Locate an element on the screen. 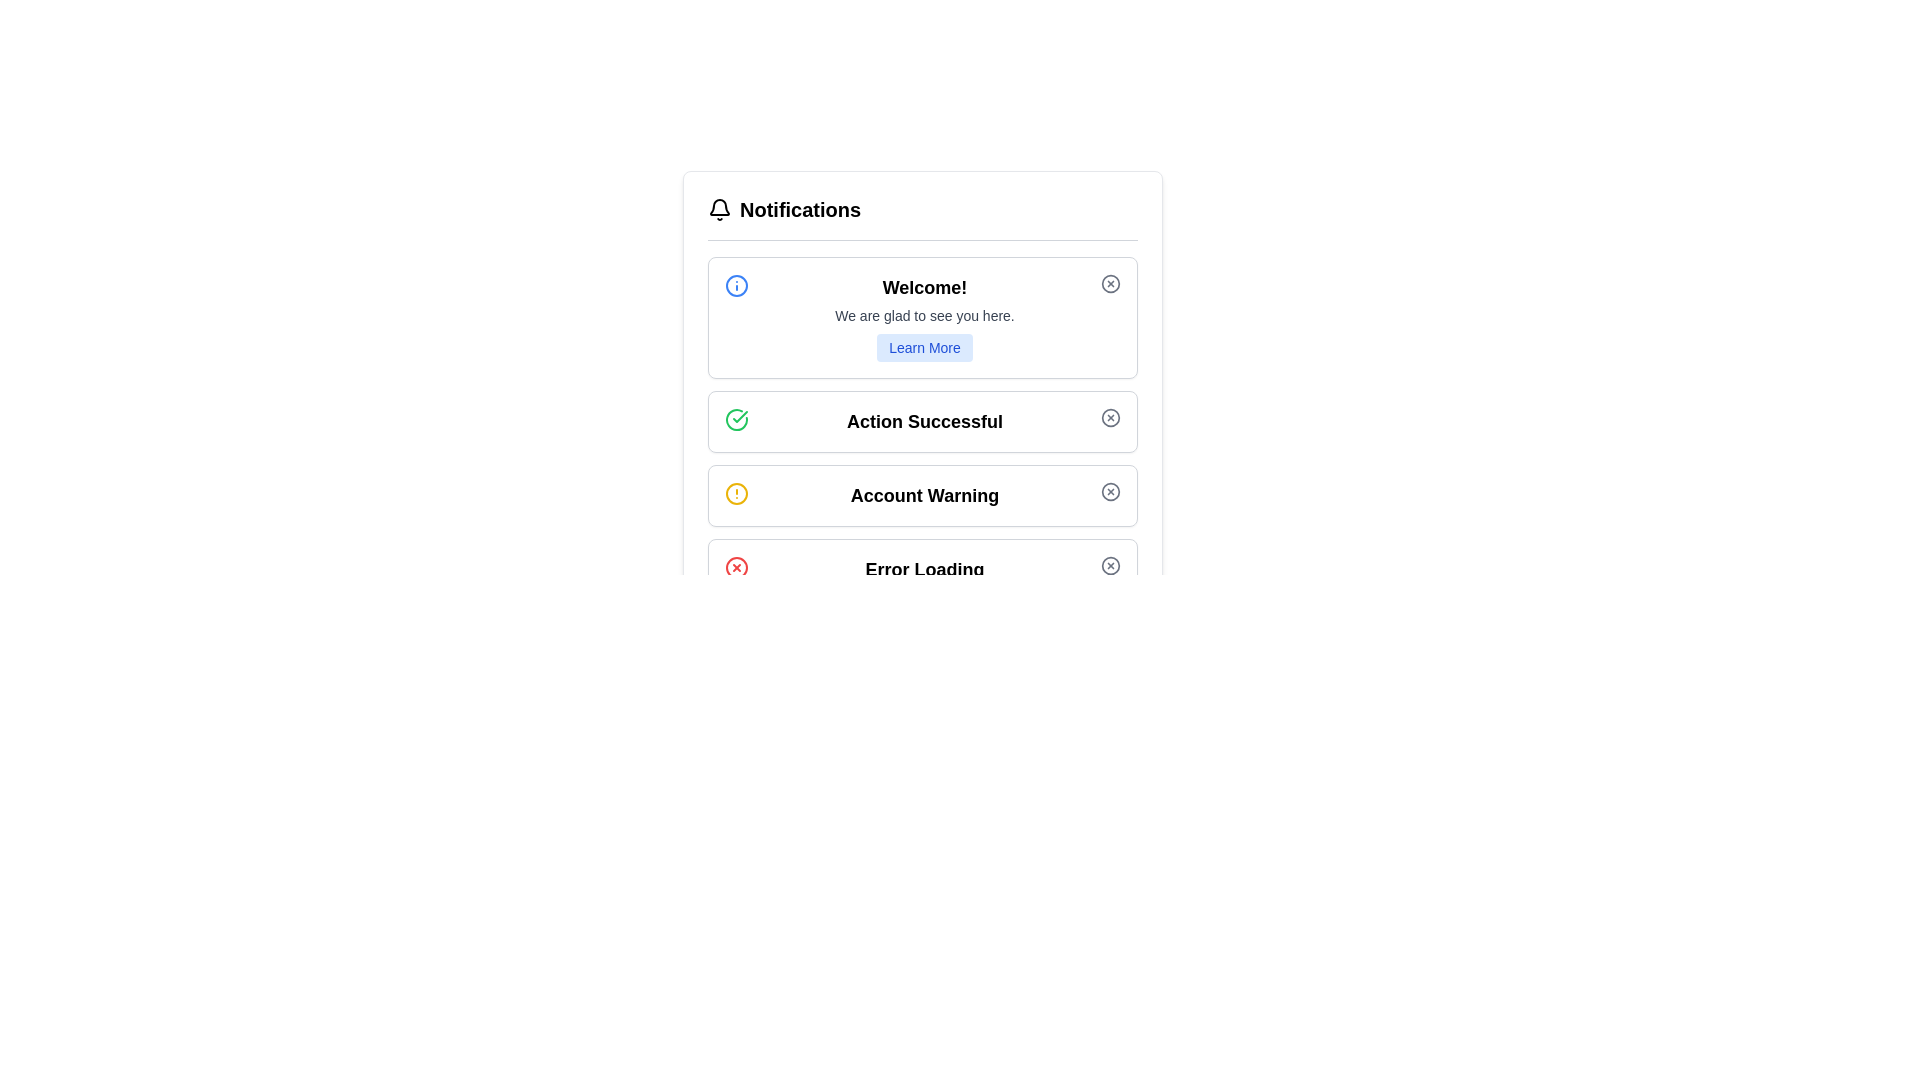  the fourth notification item in the 'Notifications' panel, which displays 'Error Loading' with a red circular icon containing a white 'X' to the left is located at coordinates (921, 570).